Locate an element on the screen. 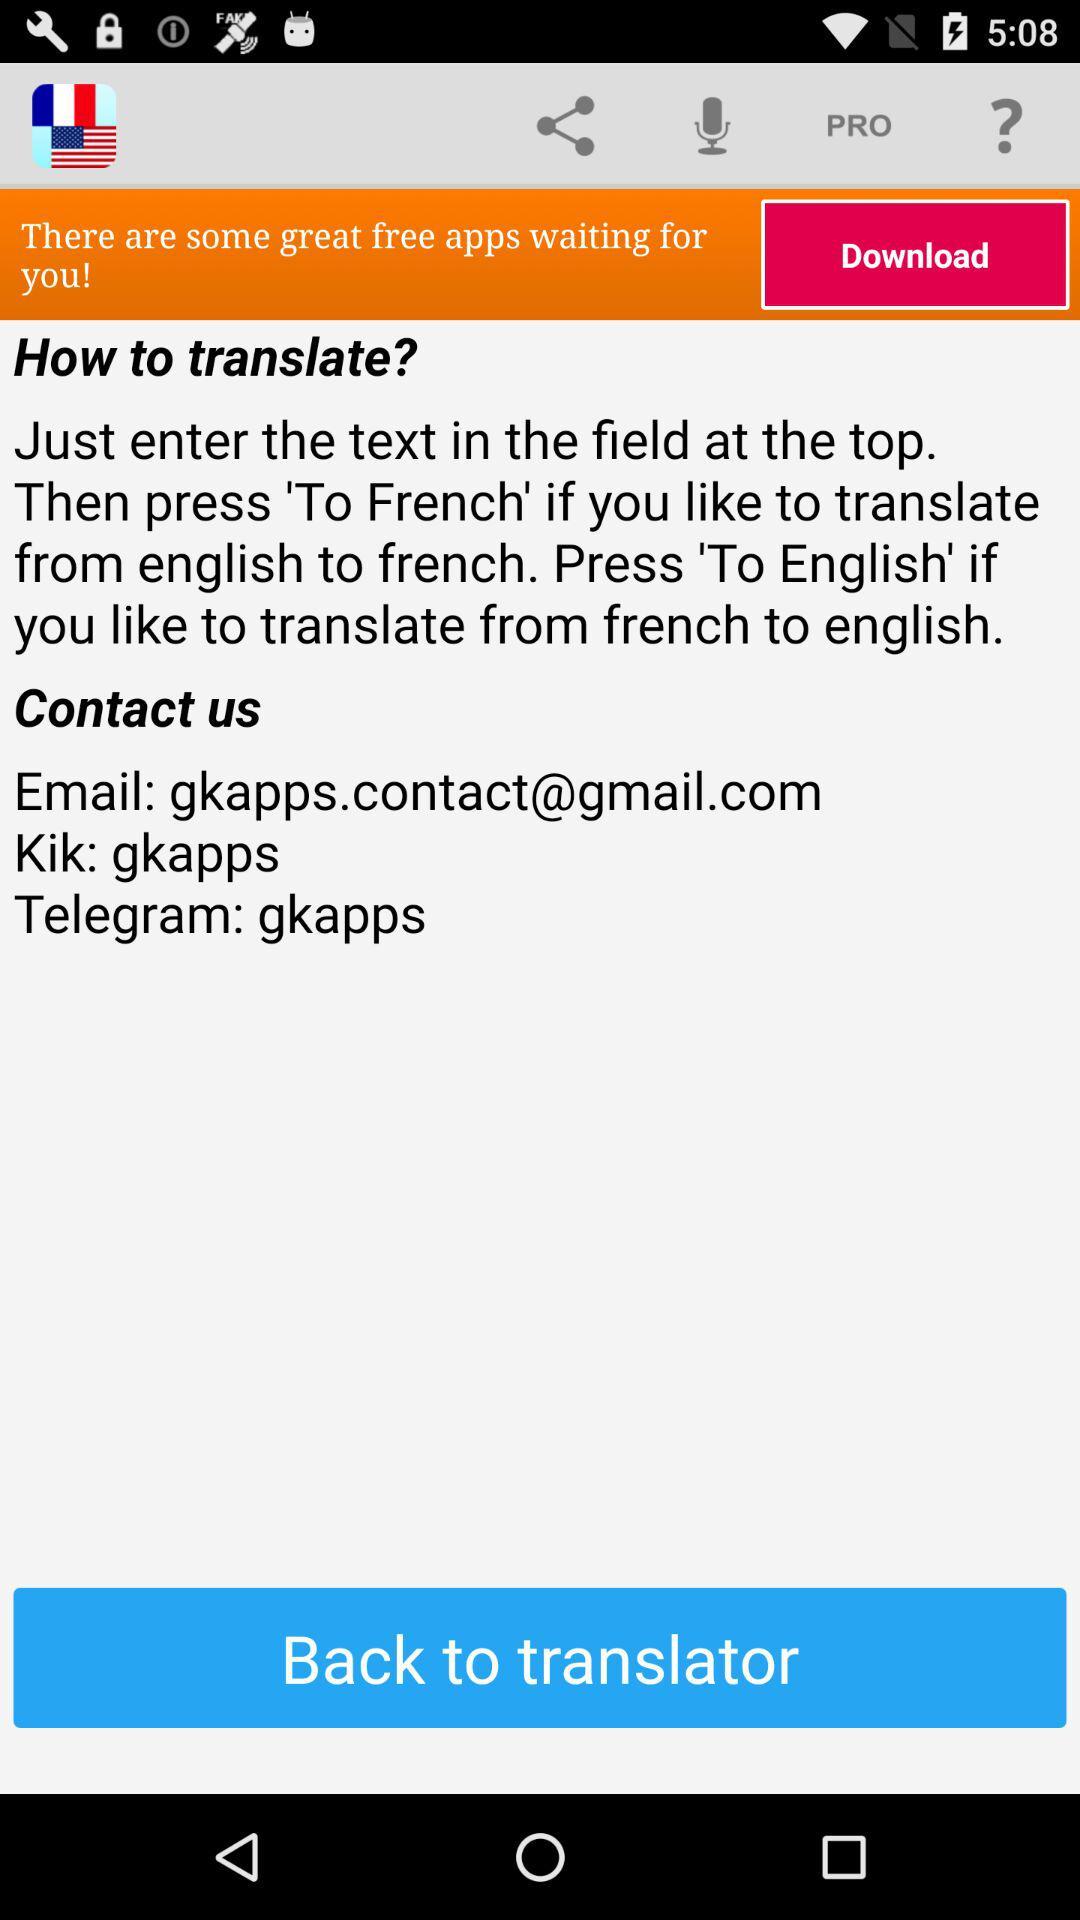  button at the bottom is located at coordinates (540, 1657).